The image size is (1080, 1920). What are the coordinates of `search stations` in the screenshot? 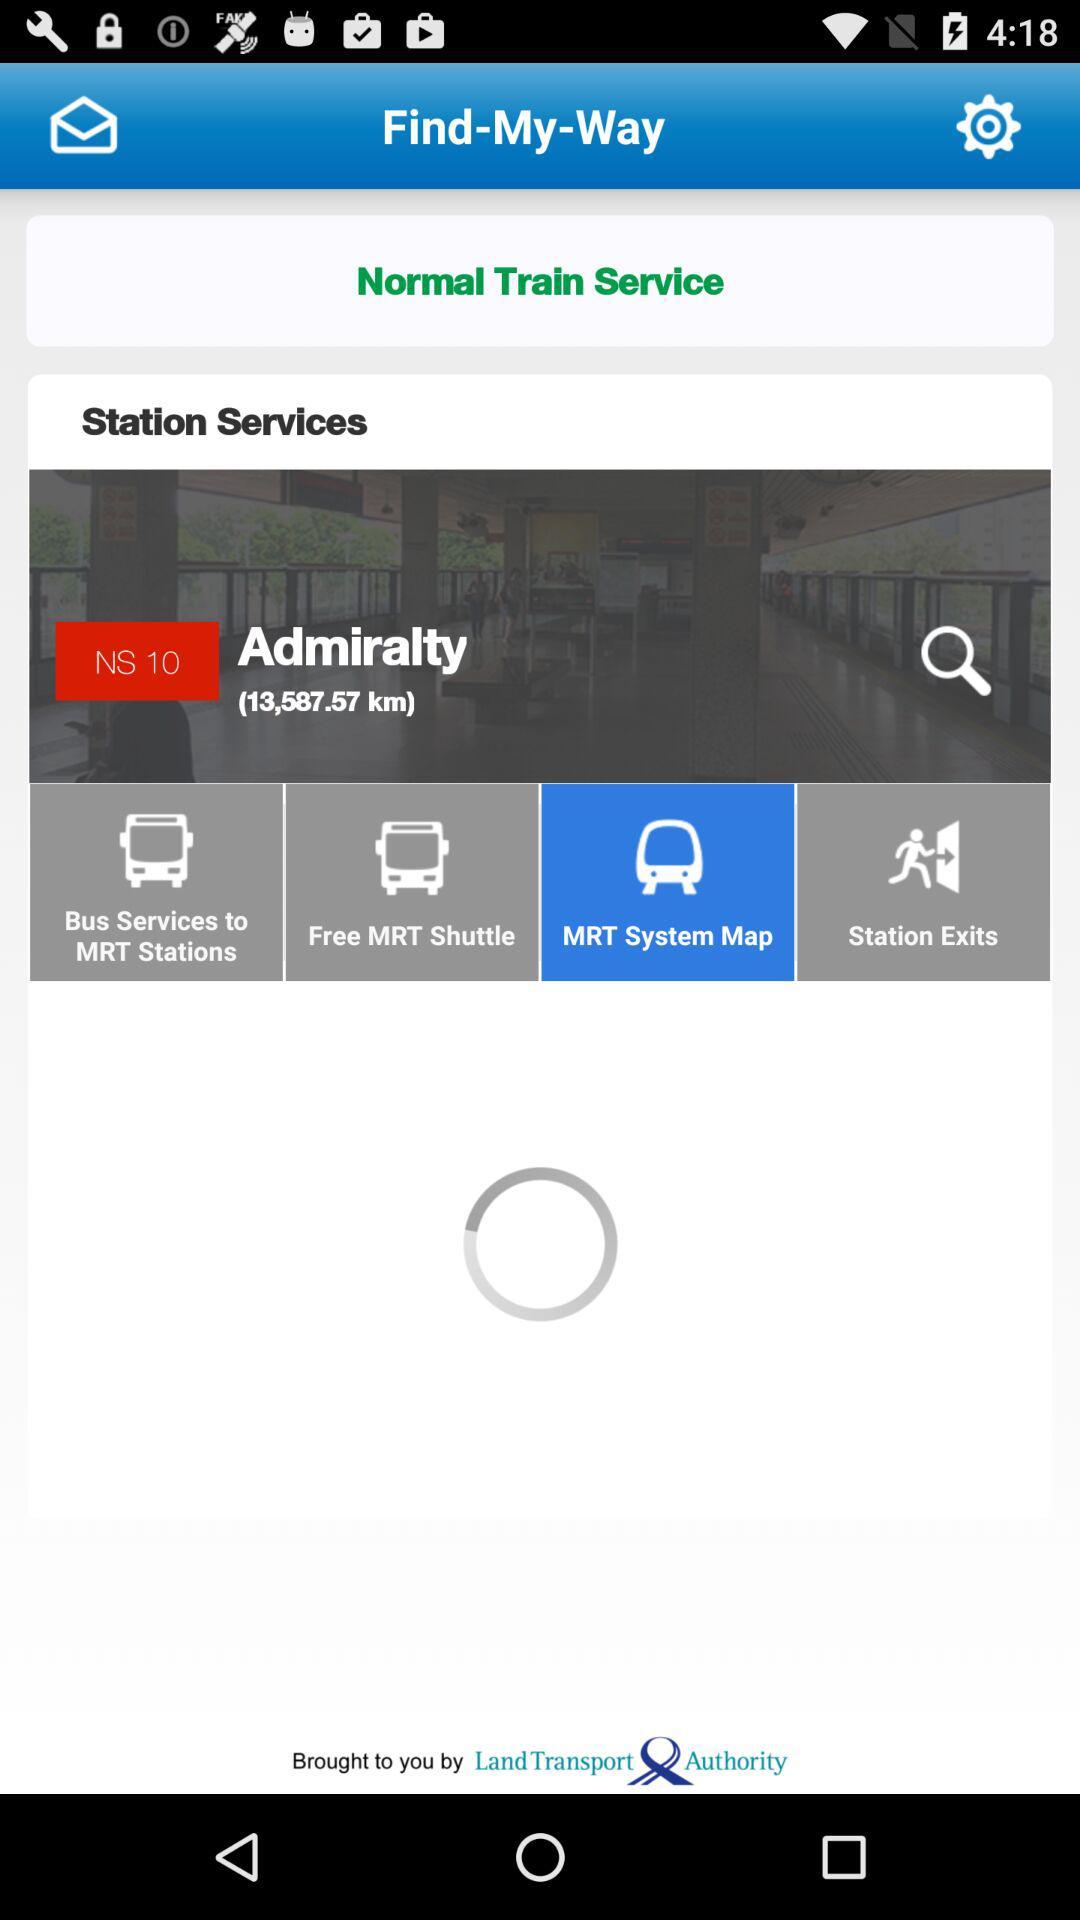 It's located at (954, 661).